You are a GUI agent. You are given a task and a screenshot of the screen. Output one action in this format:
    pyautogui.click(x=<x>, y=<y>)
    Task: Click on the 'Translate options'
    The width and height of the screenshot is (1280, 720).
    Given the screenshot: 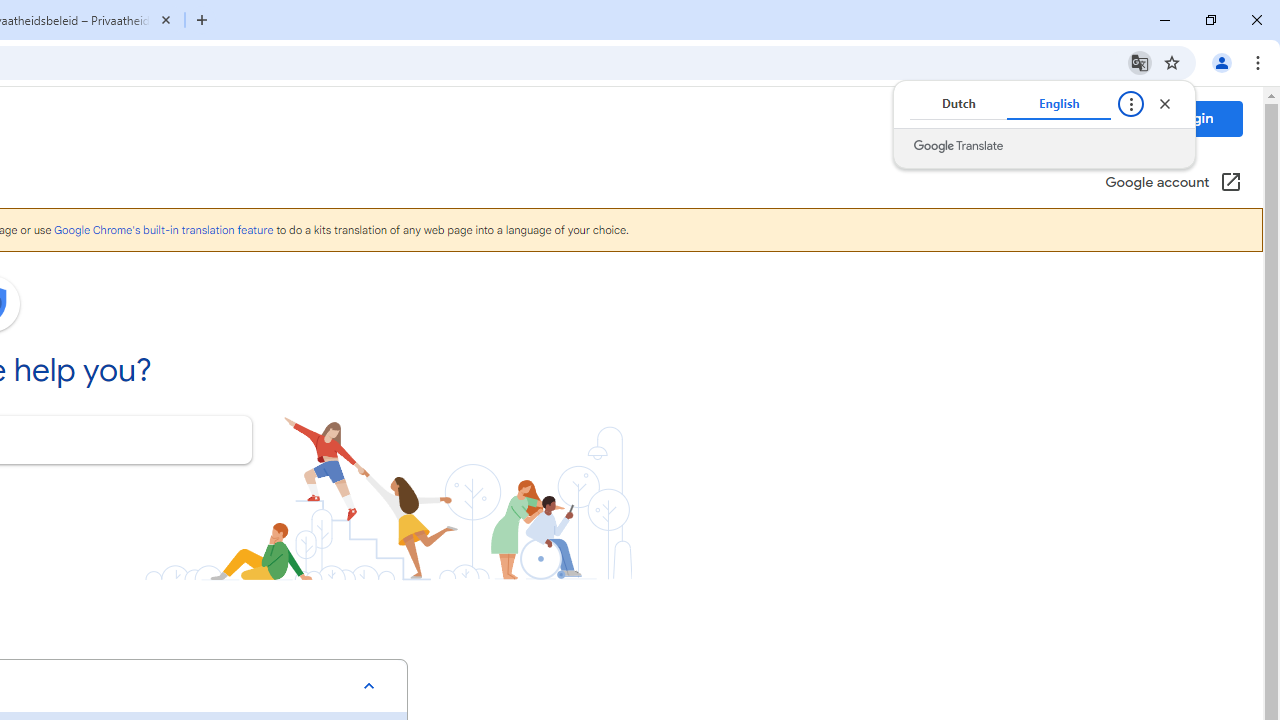 What is the action you would take?
    pyautogui.click(x=1130, y=104)
    